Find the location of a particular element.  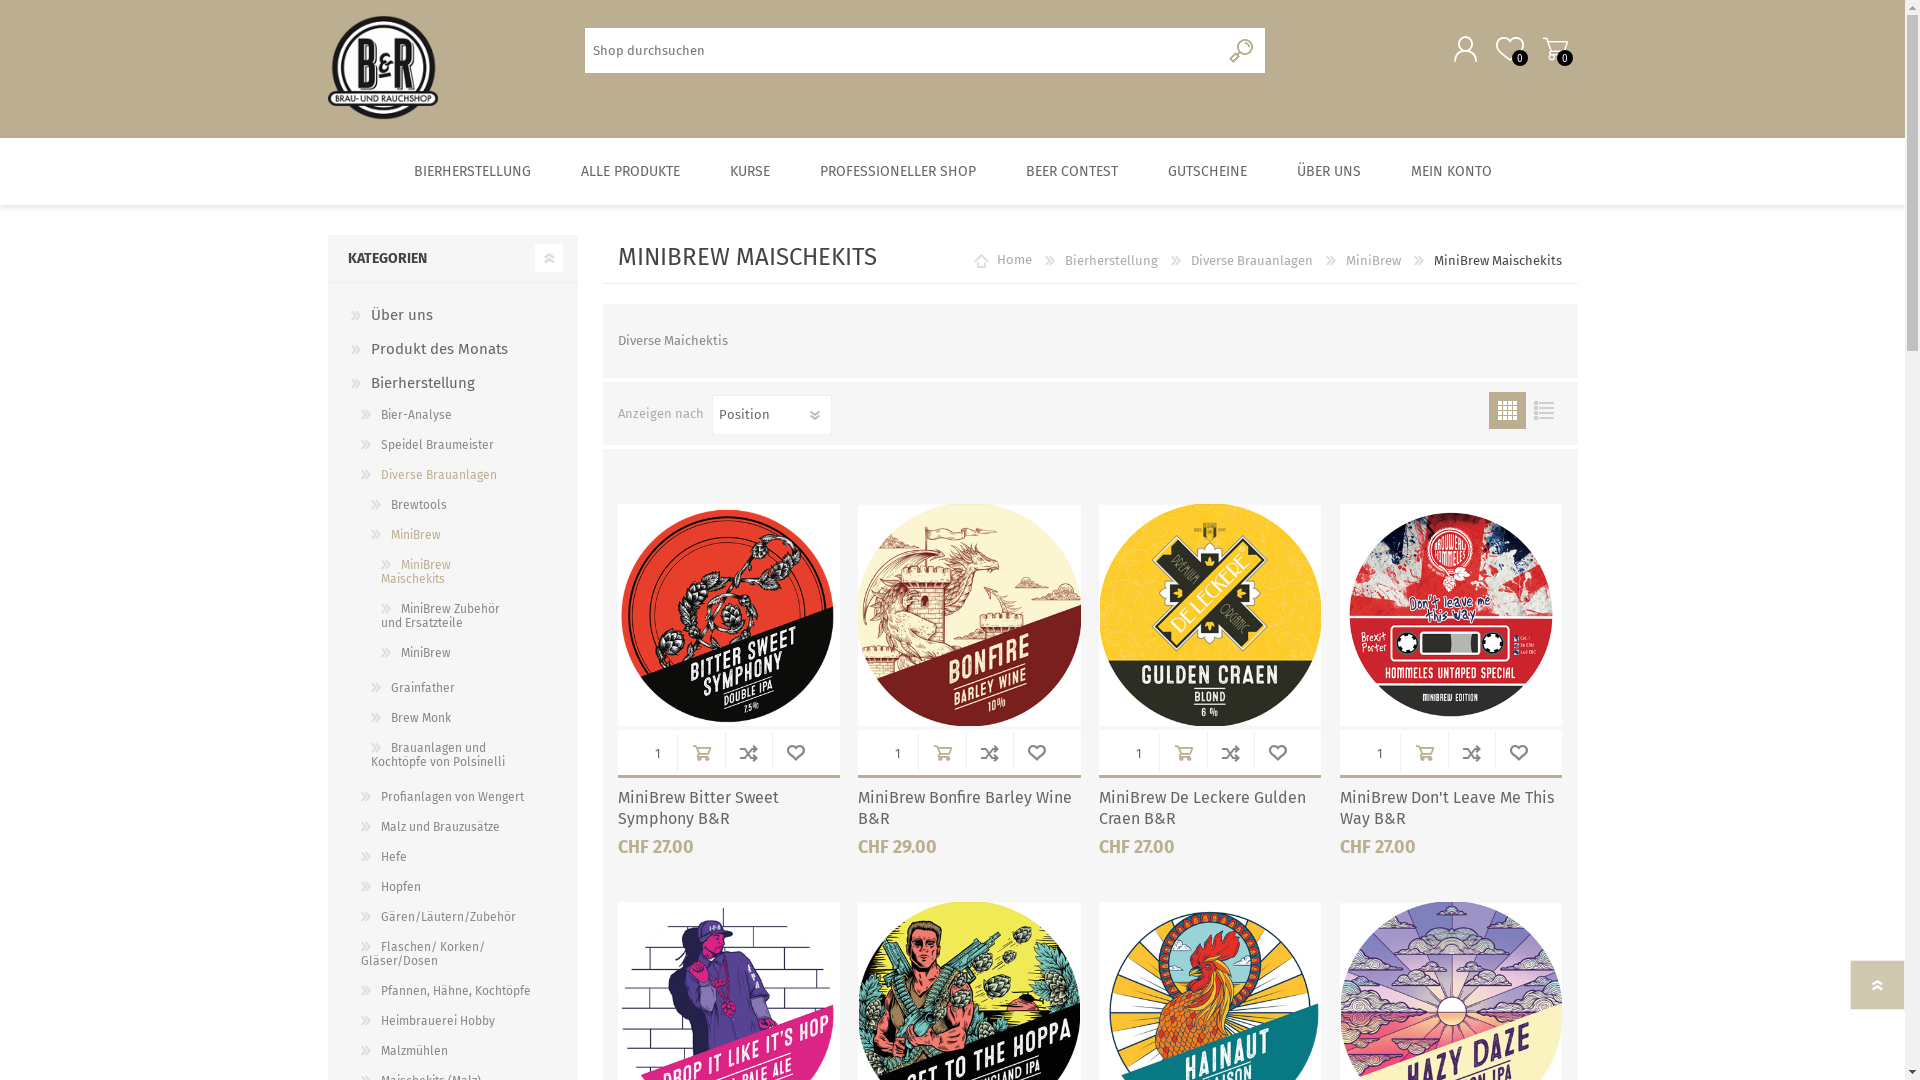

'Suchen' is located at coordinates (1218, 49).